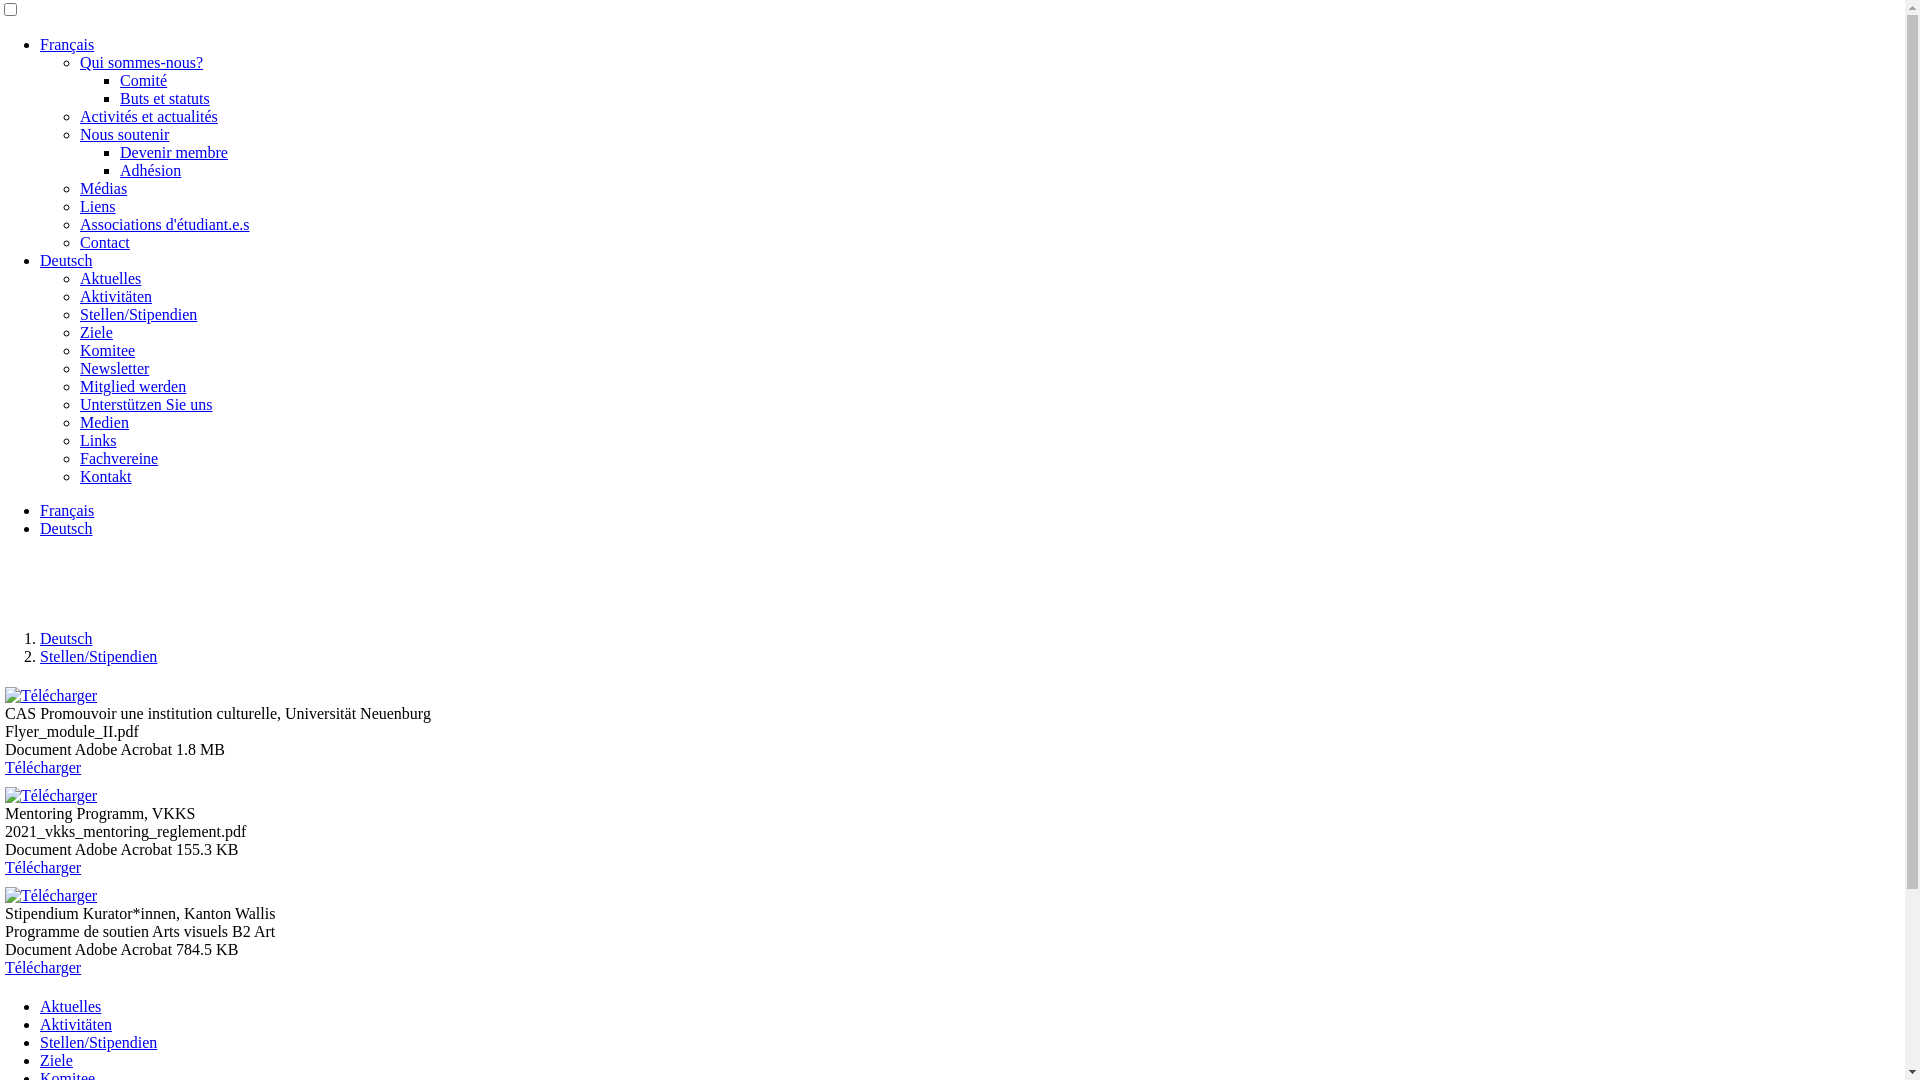 This screenshot has width=1920, height=1080. I want to click on 'Aktuelles', so click(109, 278).